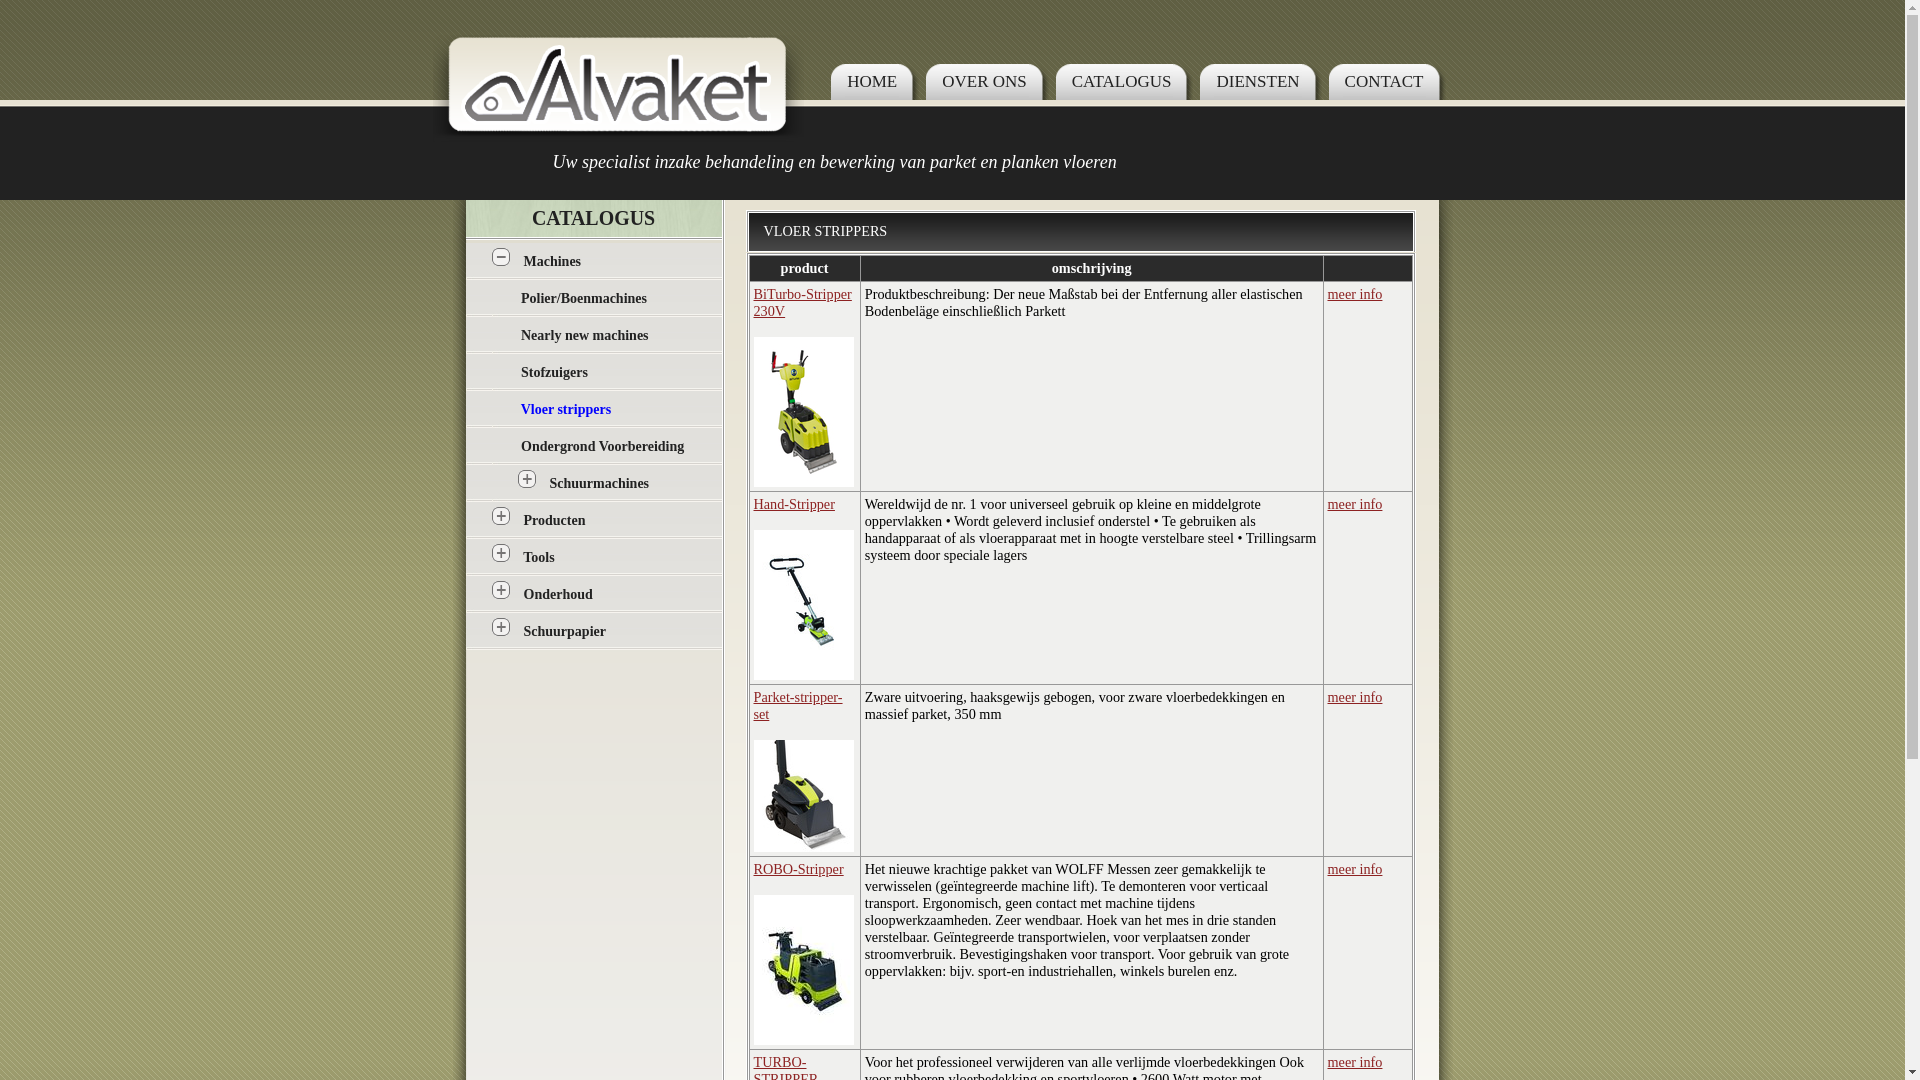  Describe the element at coordinates (552, 260) in the screenshot. I see `'Machines'` at that location.